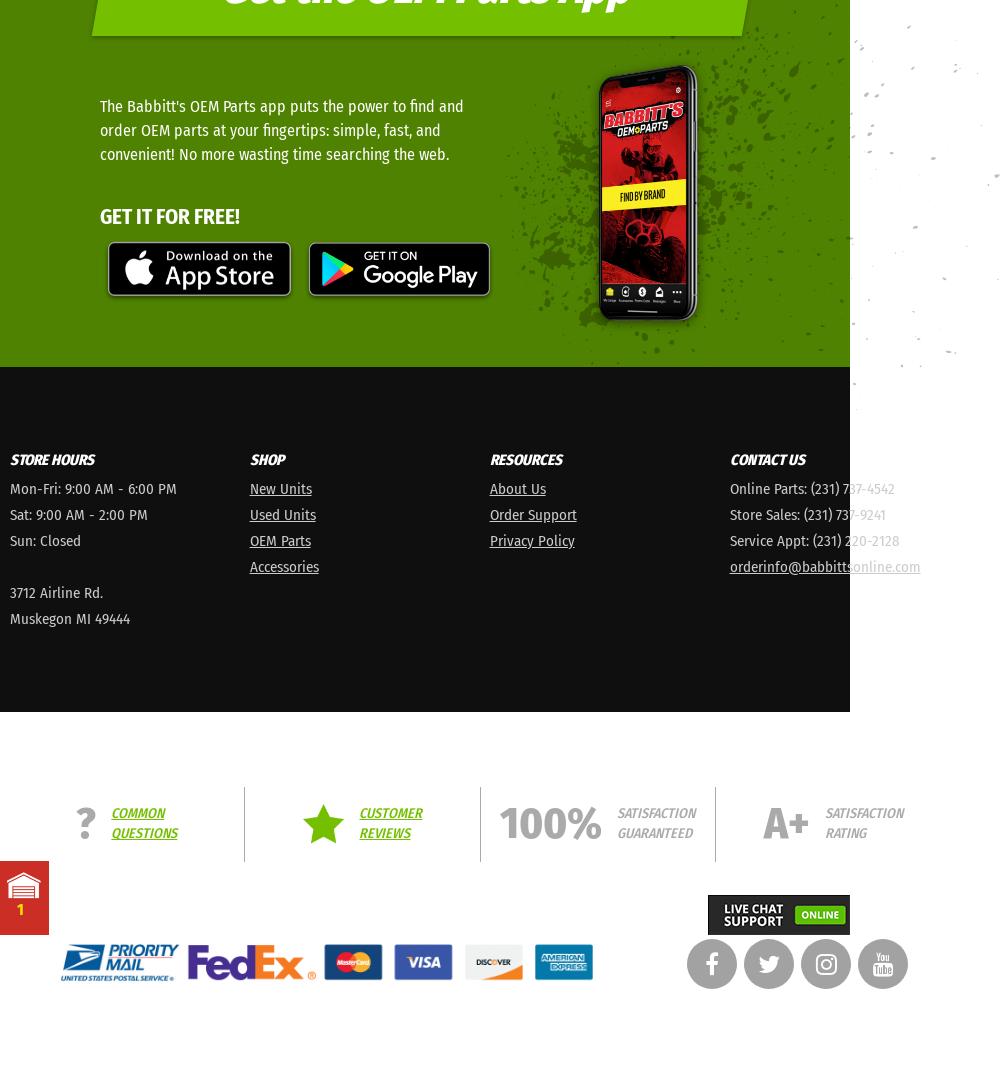  Describe the element at coordinates (144, 833) in the screenshot. I see `'Questions'` at that location.